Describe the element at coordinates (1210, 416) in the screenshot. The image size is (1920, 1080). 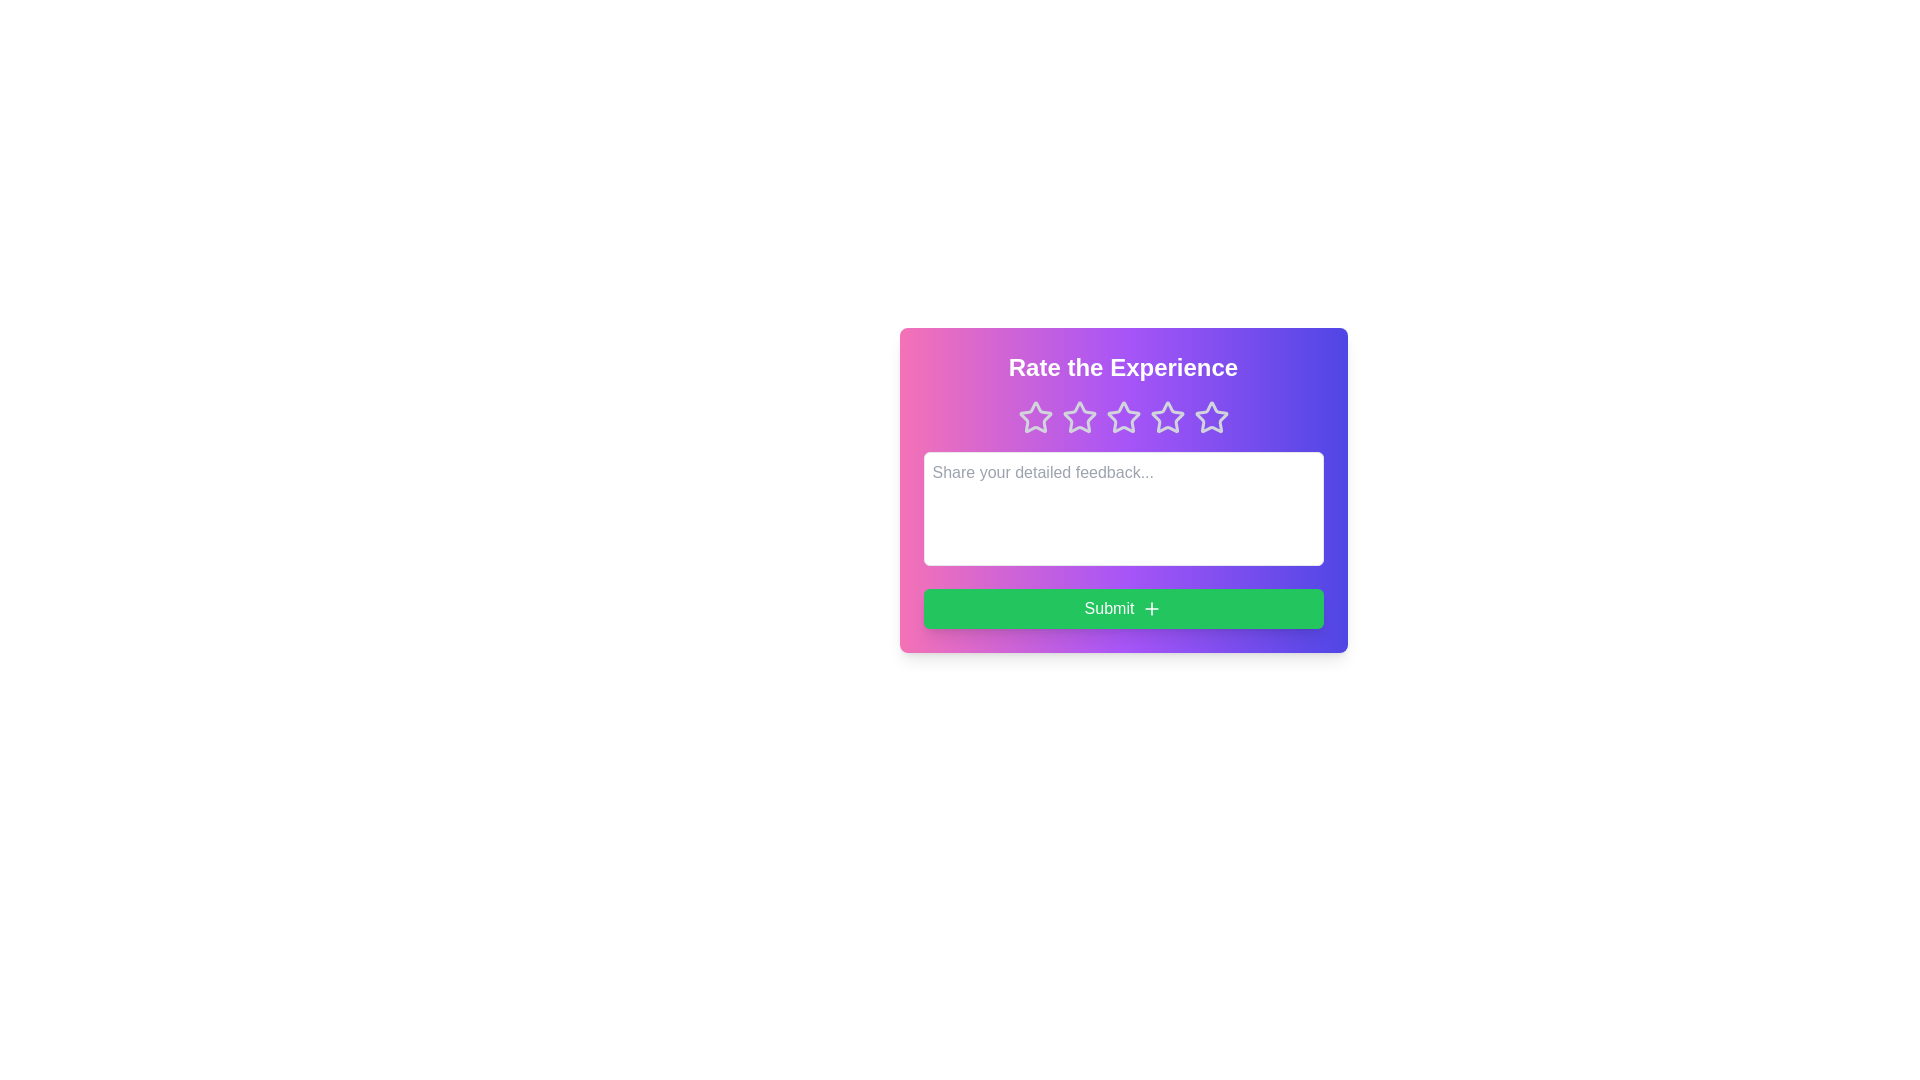
I see `the star corresponding to the desired rating 5` at that location.